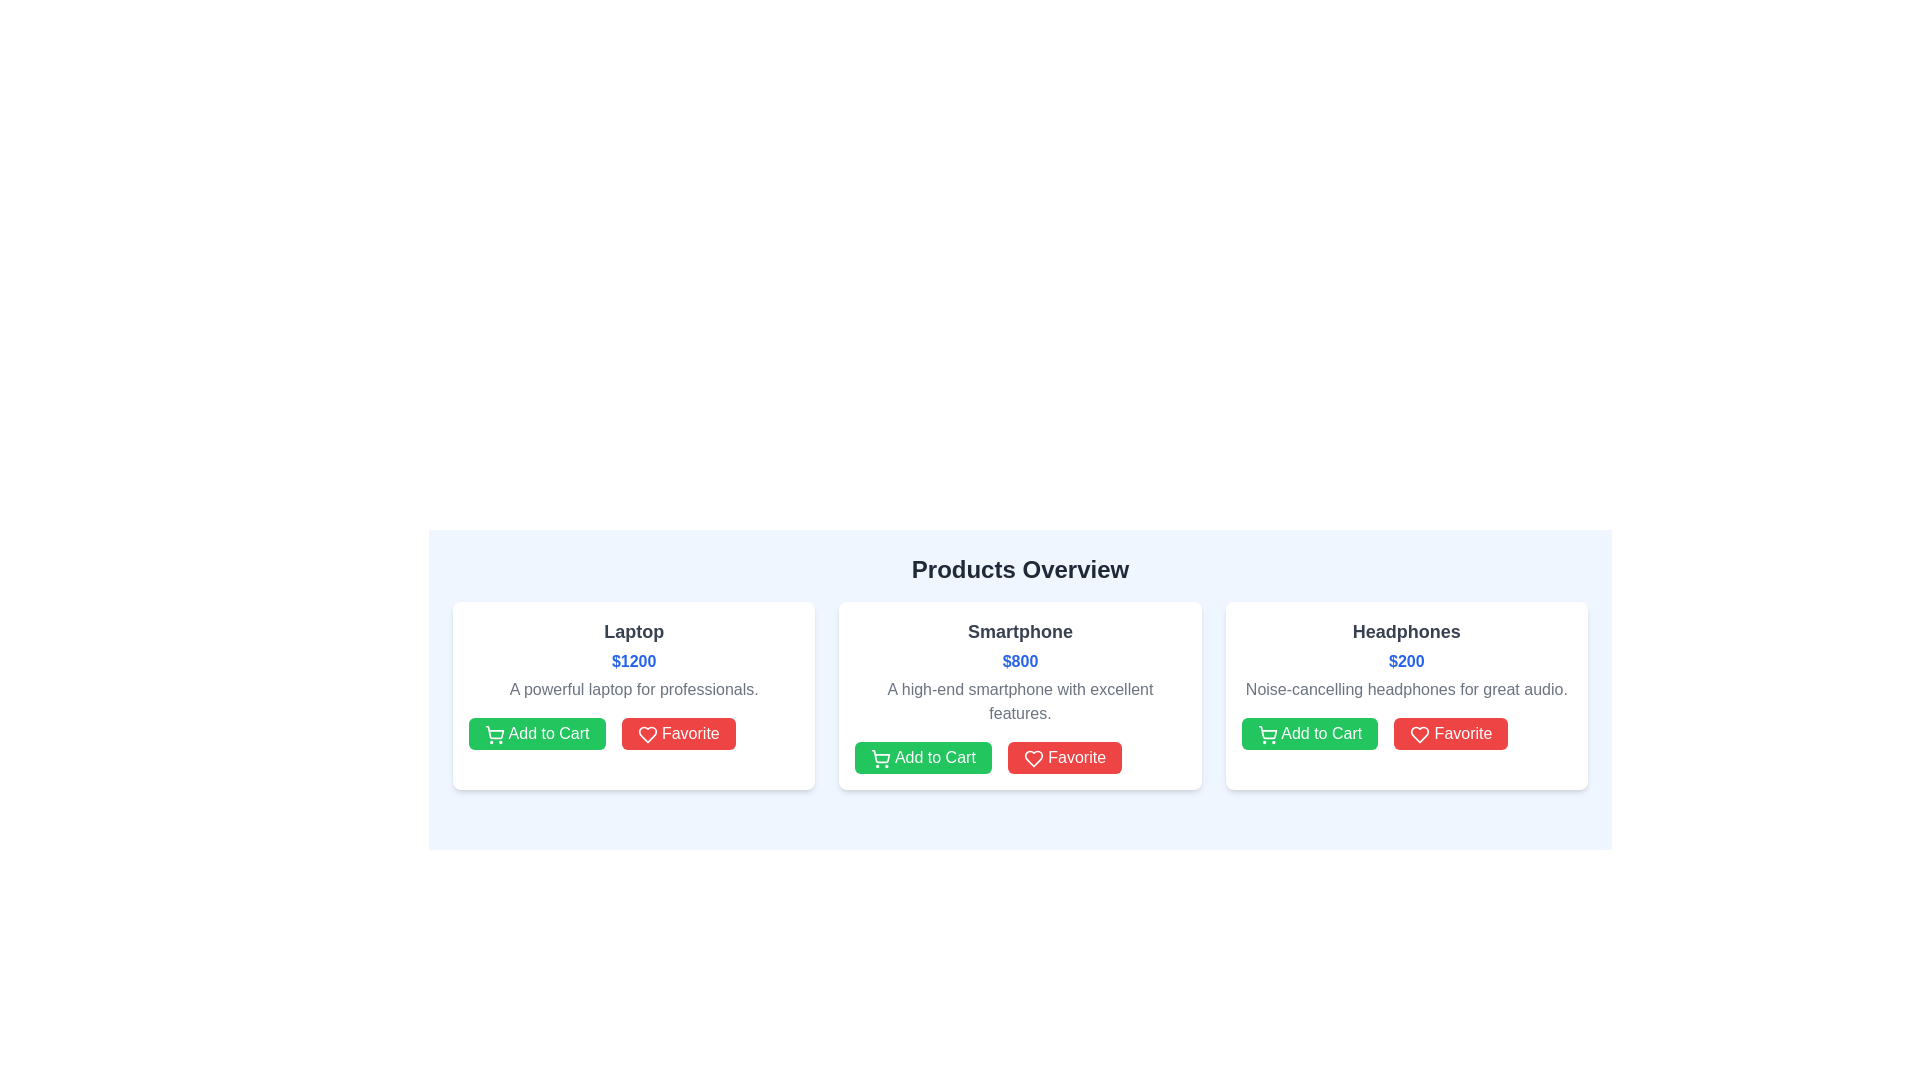  What do you see at coordinates (1266, 732) in the screenshot?
I see `the 'Add to Cart' button located beneath the 'Headphones' section in the 'Products Overview' section to trigger the add-to-cart action` at bounding box center [1266, 732].